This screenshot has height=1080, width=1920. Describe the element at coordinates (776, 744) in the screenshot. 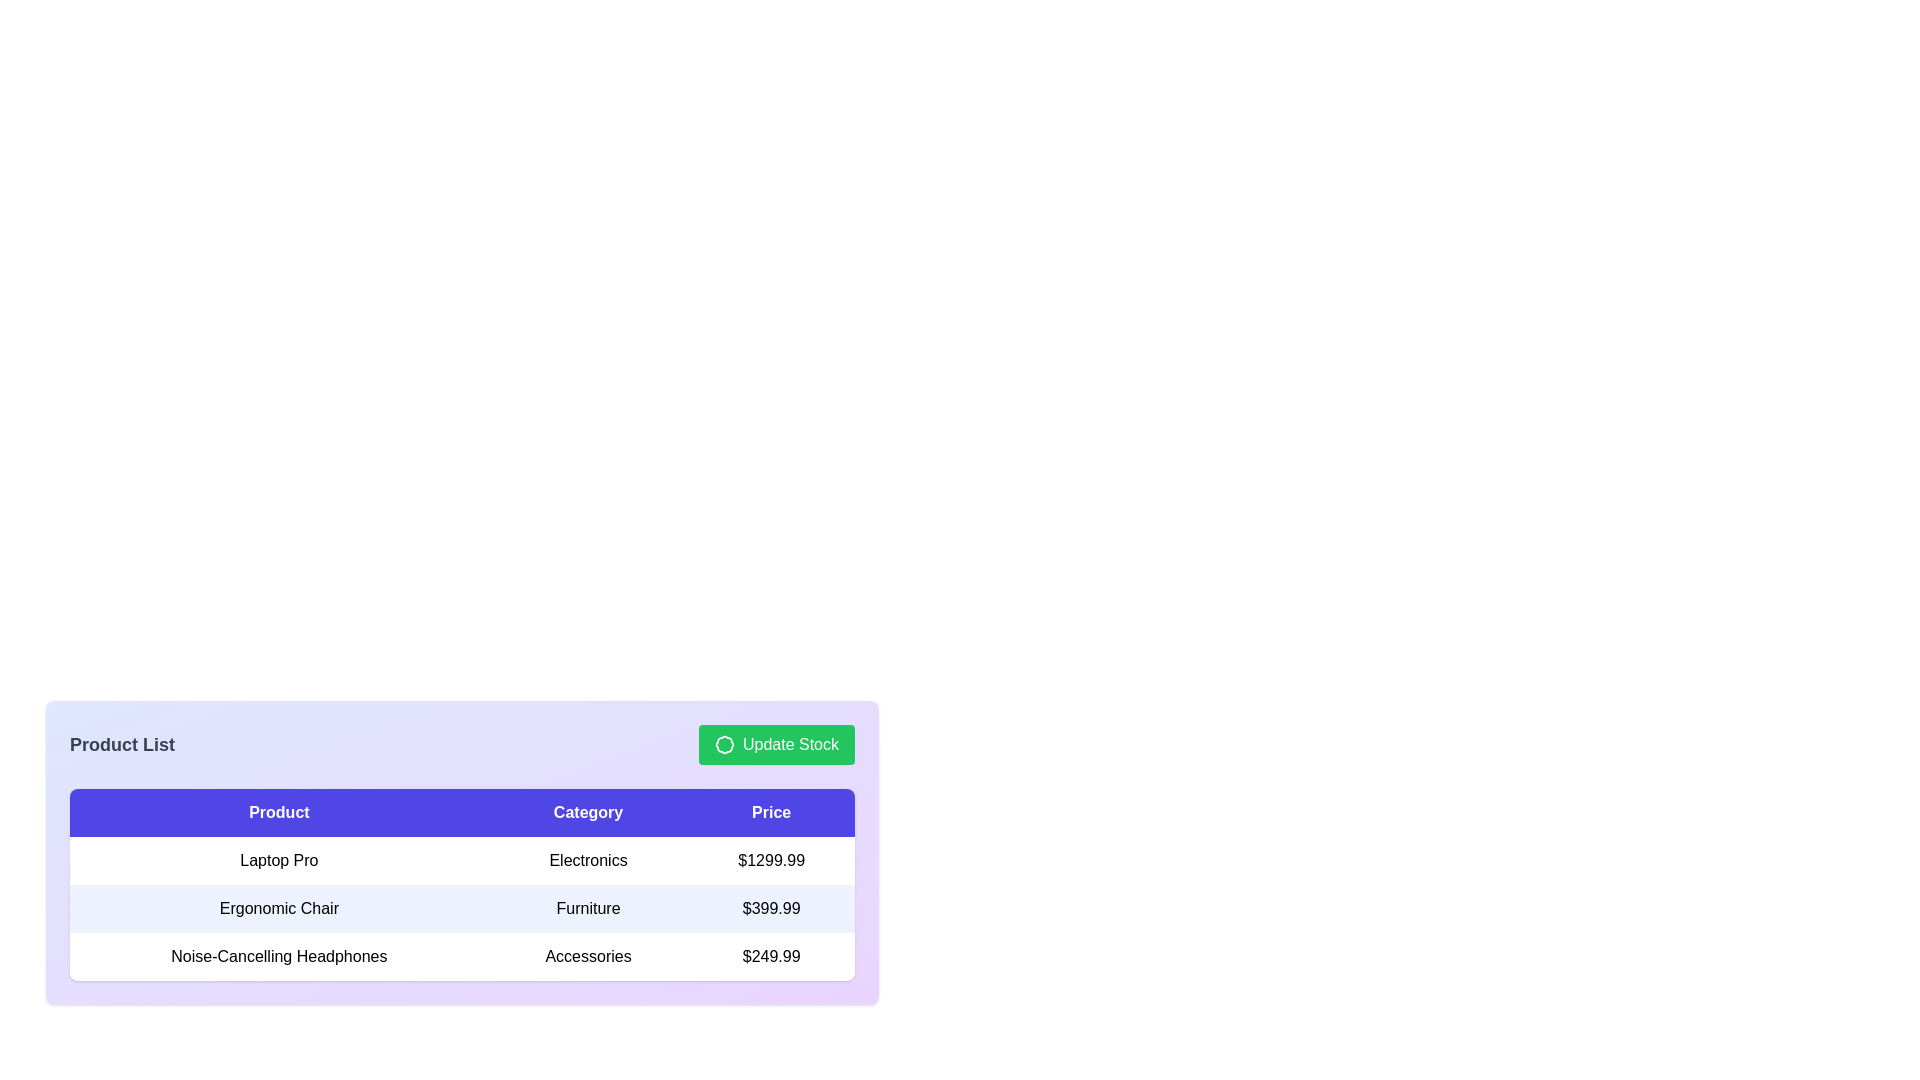

I see `the button located in the header section above the product list table, positioned towards the right side and aligned with the title 'Product List'` at that location.